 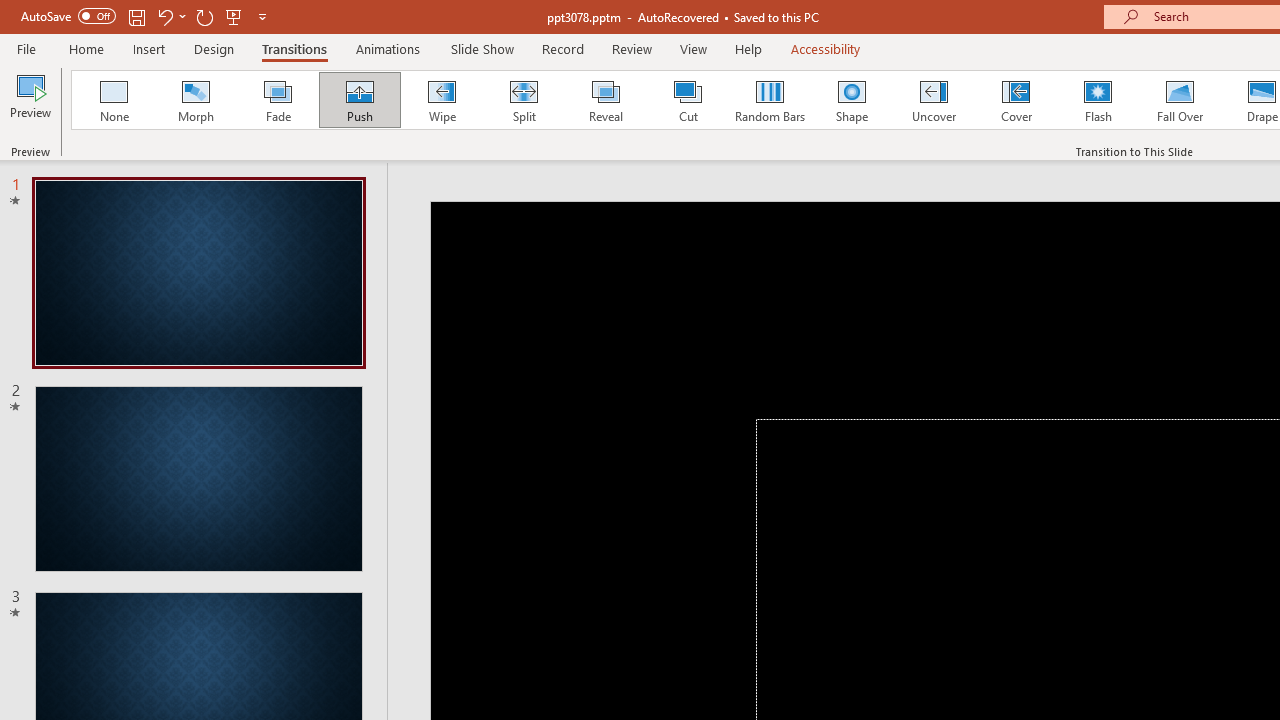 I want to click on 'Fade', so click(x=276, y=100).